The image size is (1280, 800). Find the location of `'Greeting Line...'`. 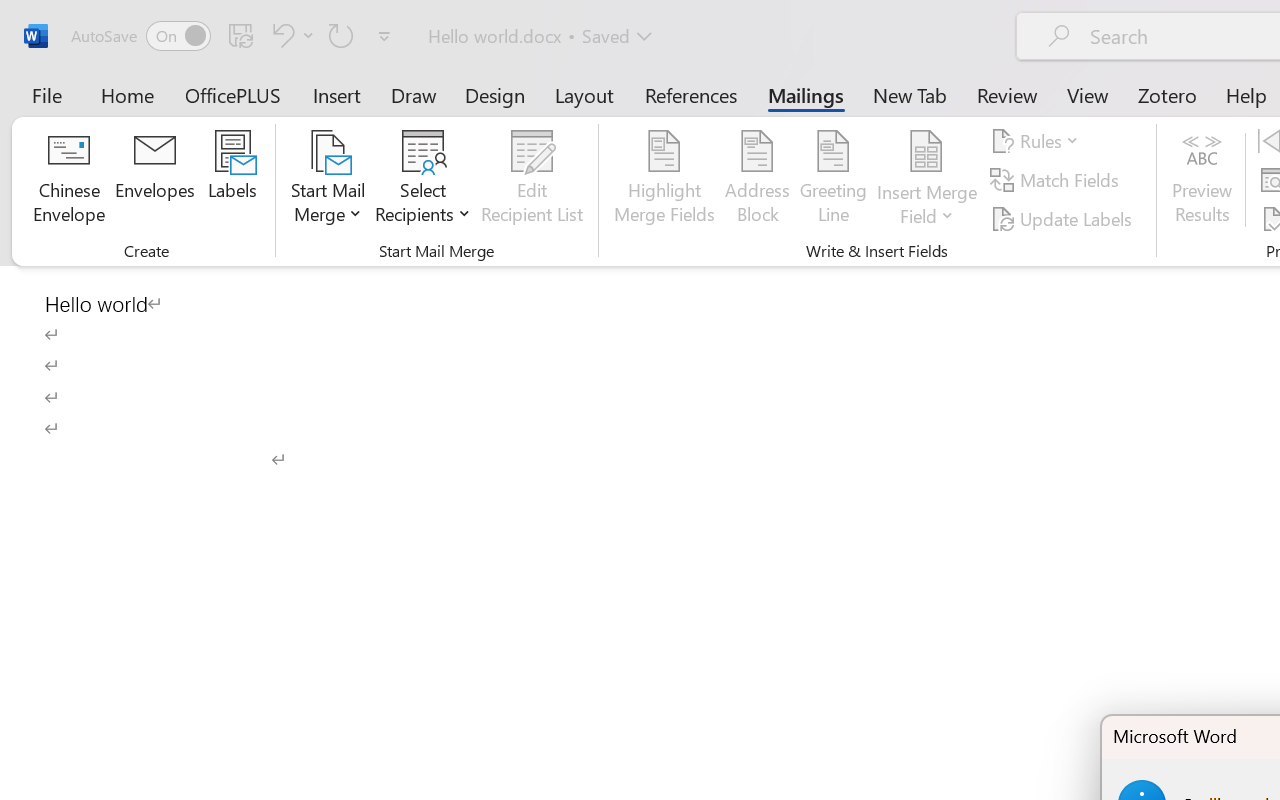

'Greeting Line...' is located at coordinates (833, 179).